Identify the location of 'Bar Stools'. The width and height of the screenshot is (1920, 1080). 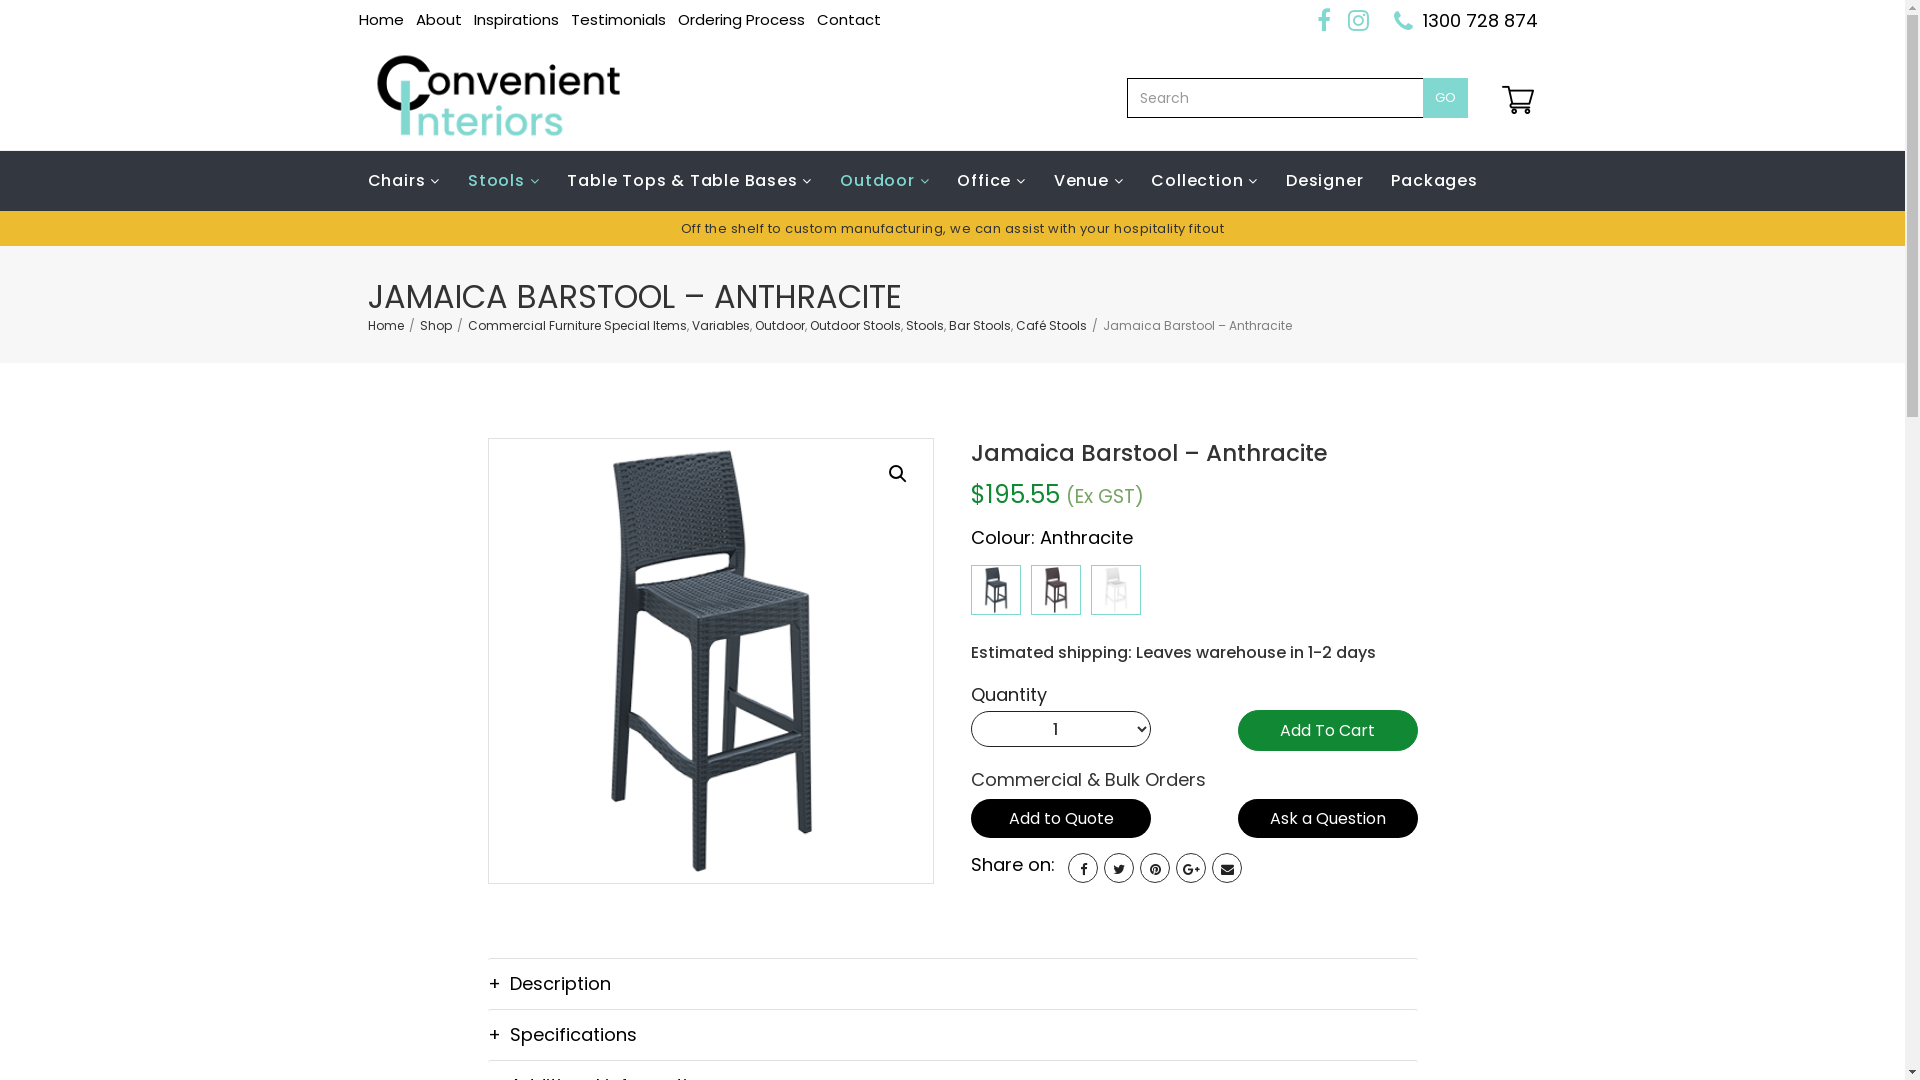
(979, 324).